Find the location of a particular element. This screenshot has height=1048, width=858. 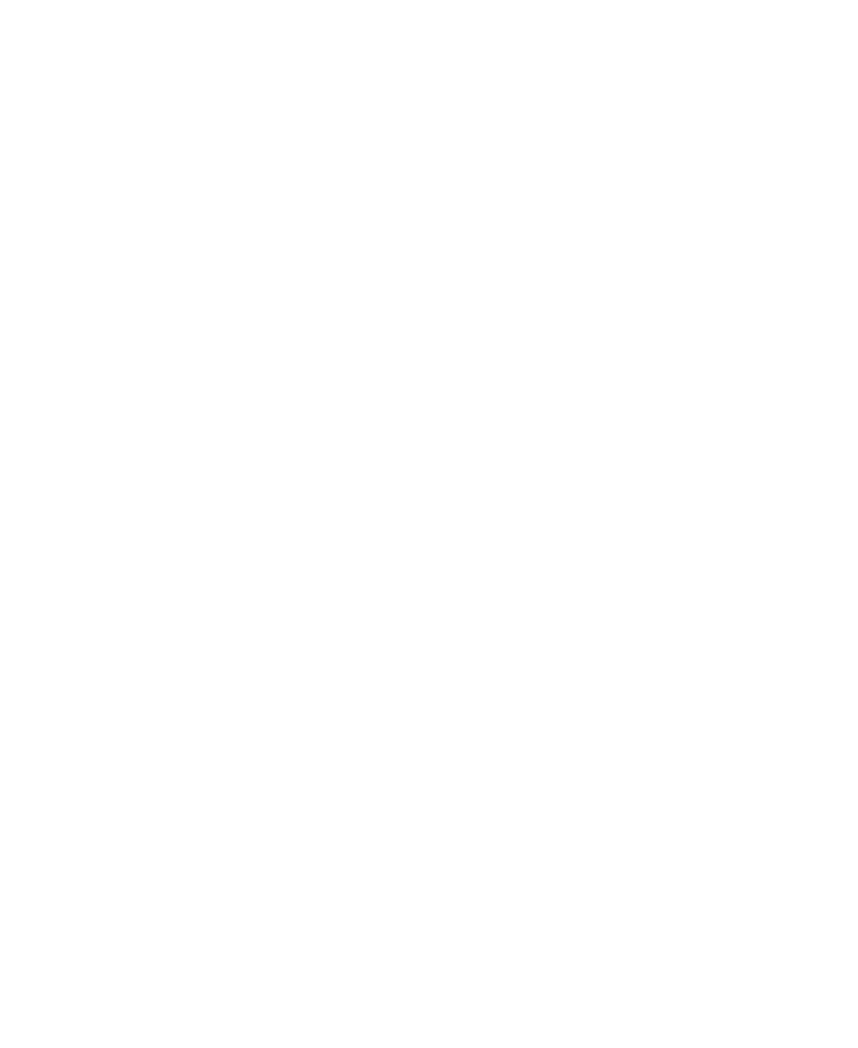

'Google Survey' is located at coordinates (46, 974).